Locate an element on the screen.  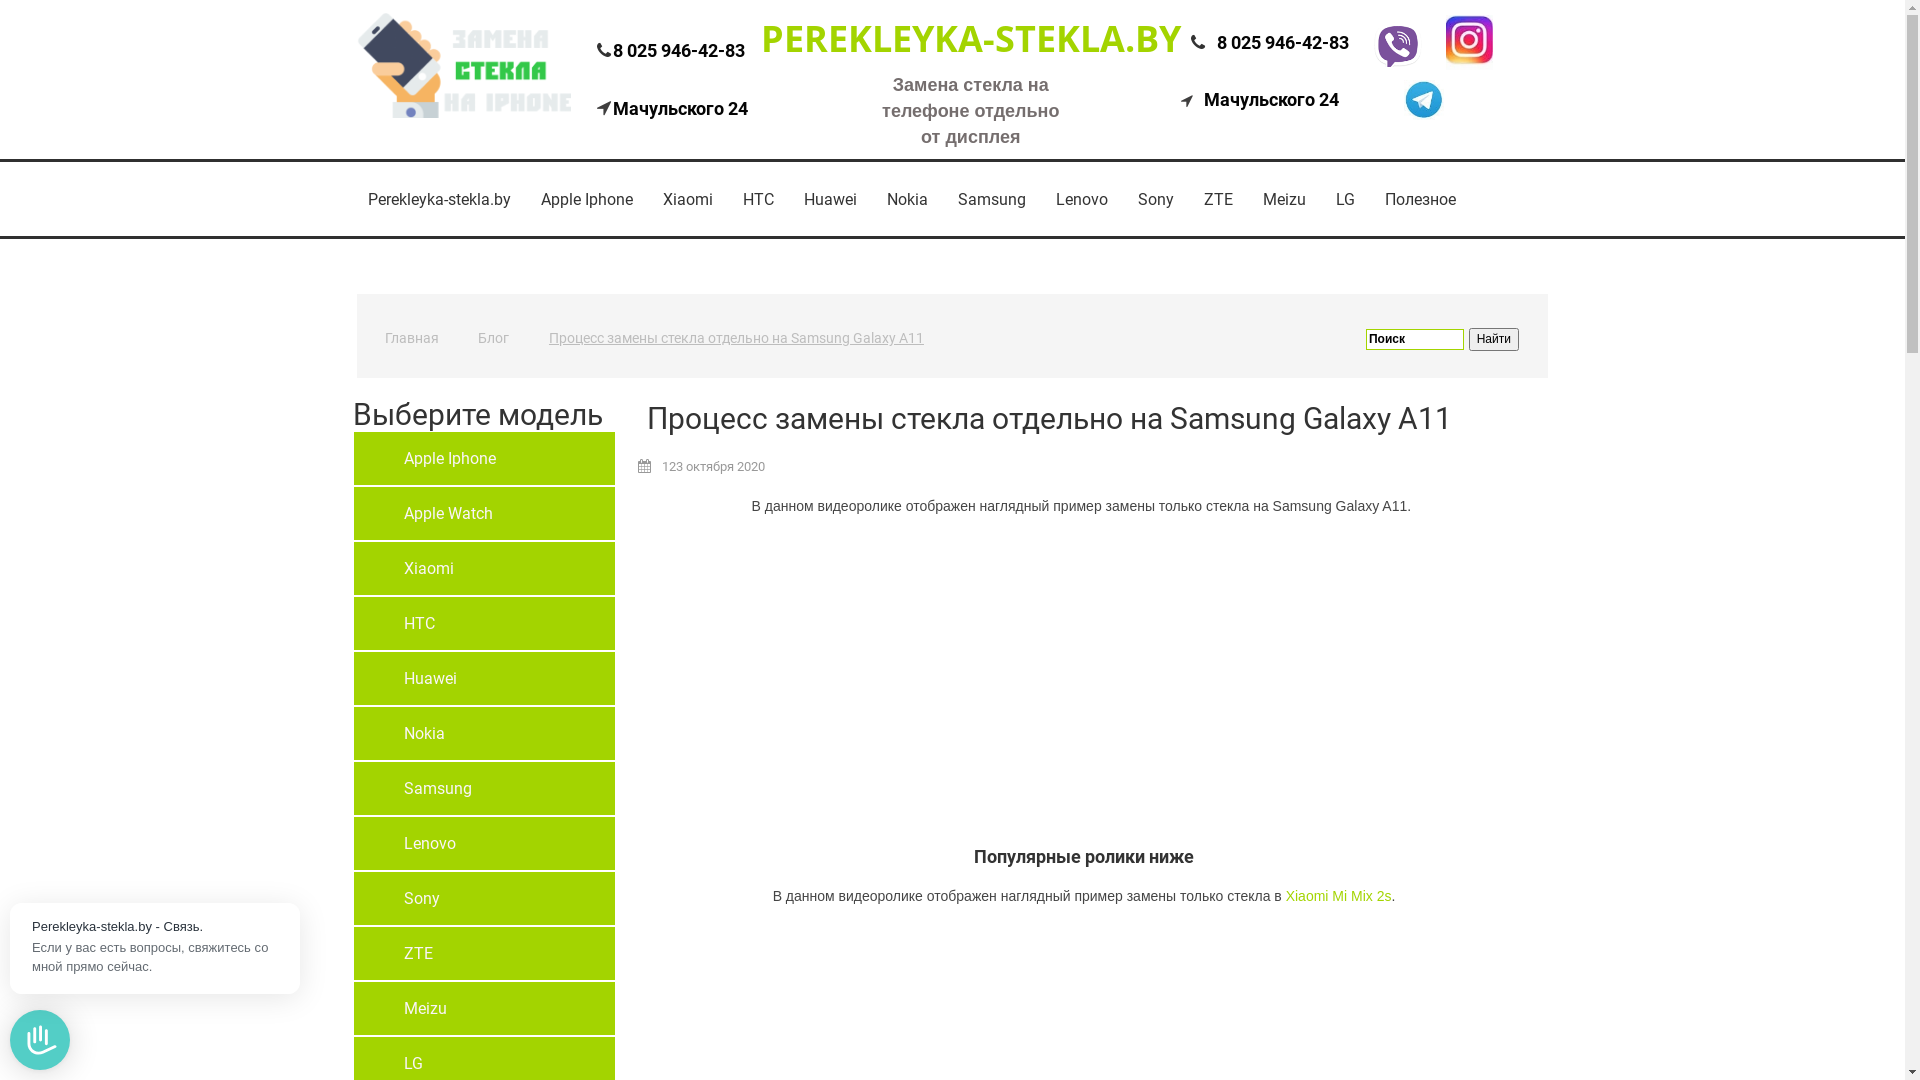
'Lenovo' is located at coordinates (483, 843).